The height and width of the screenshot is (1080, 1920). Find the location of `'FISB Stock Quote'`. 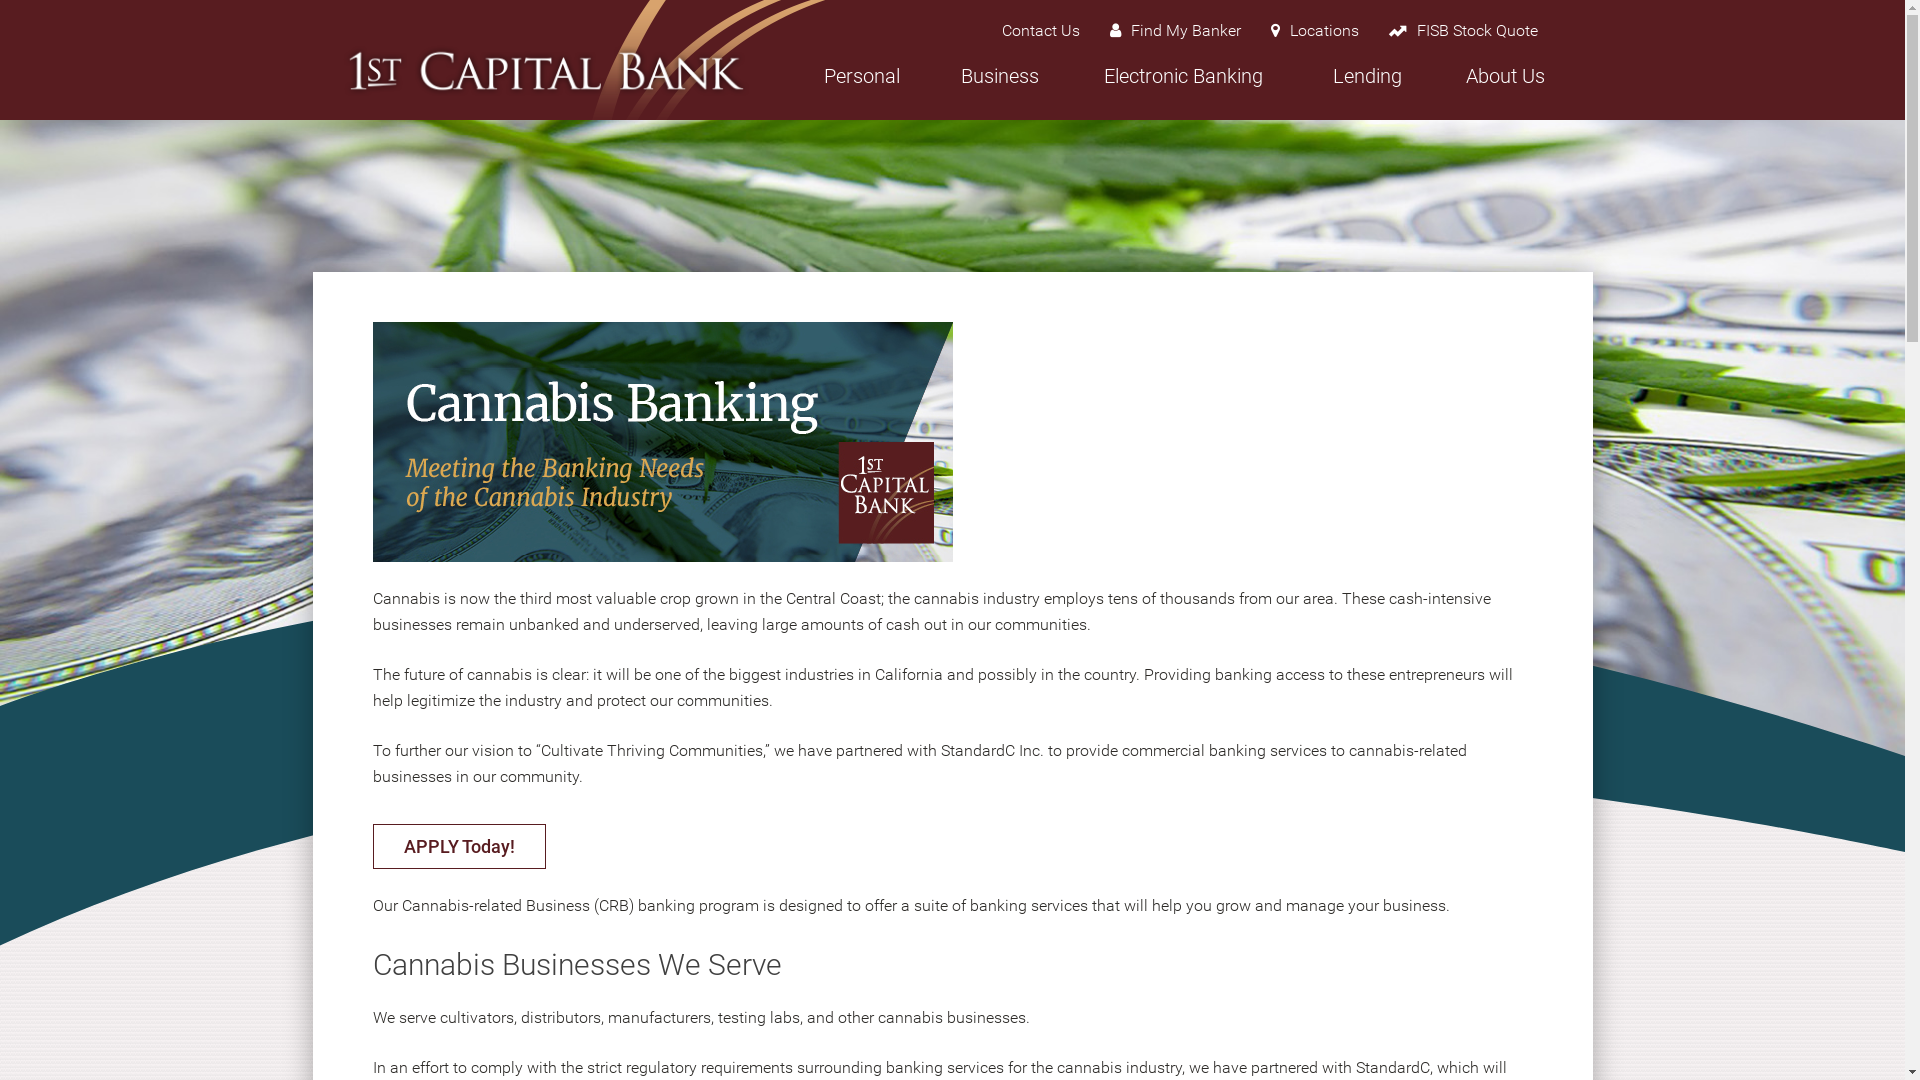

'FISB Stock Quote' is located at coordinates (1463, 30).